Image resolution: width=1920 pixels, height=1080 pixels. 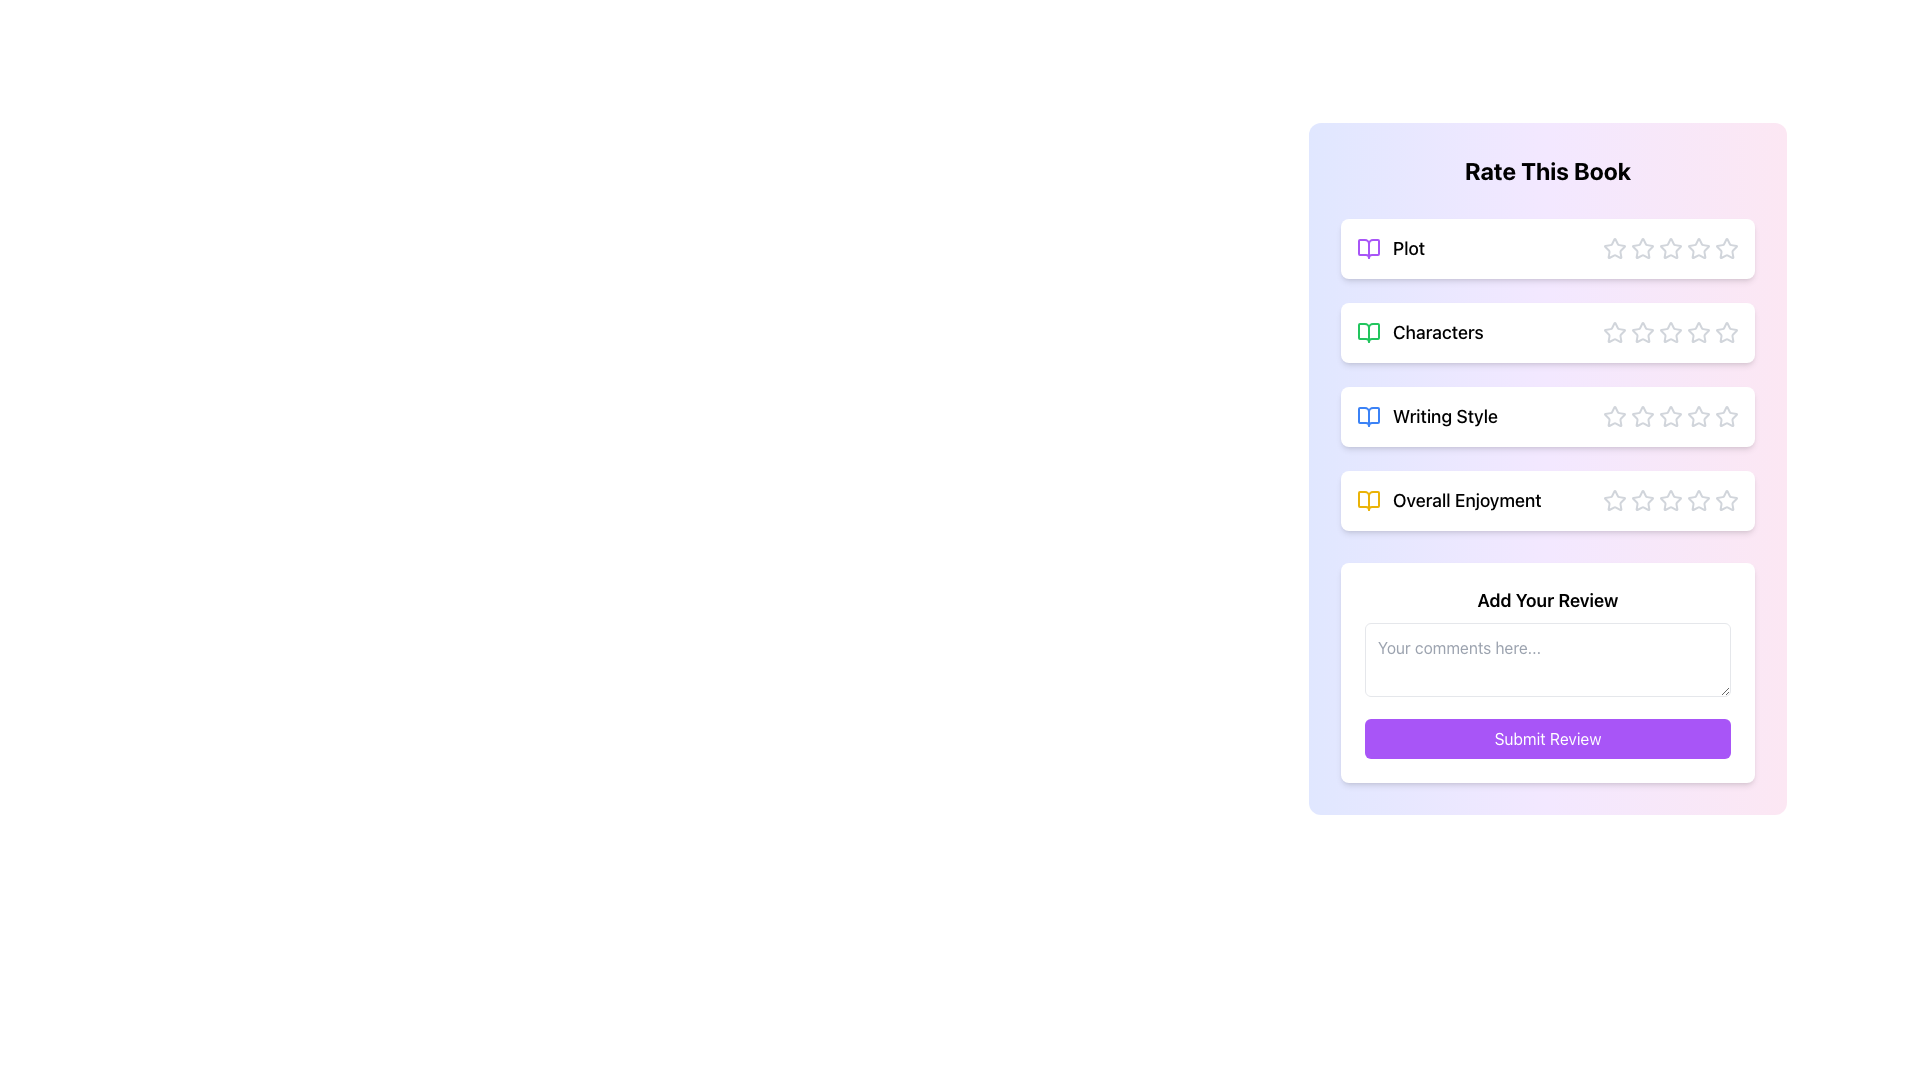 What do you see at coordinates (1367, 331) in the screenshot?
I see `the 'Characters' icon in the review categories section, which is positioned to the left of the text label` at bounding box center [1367, 331].